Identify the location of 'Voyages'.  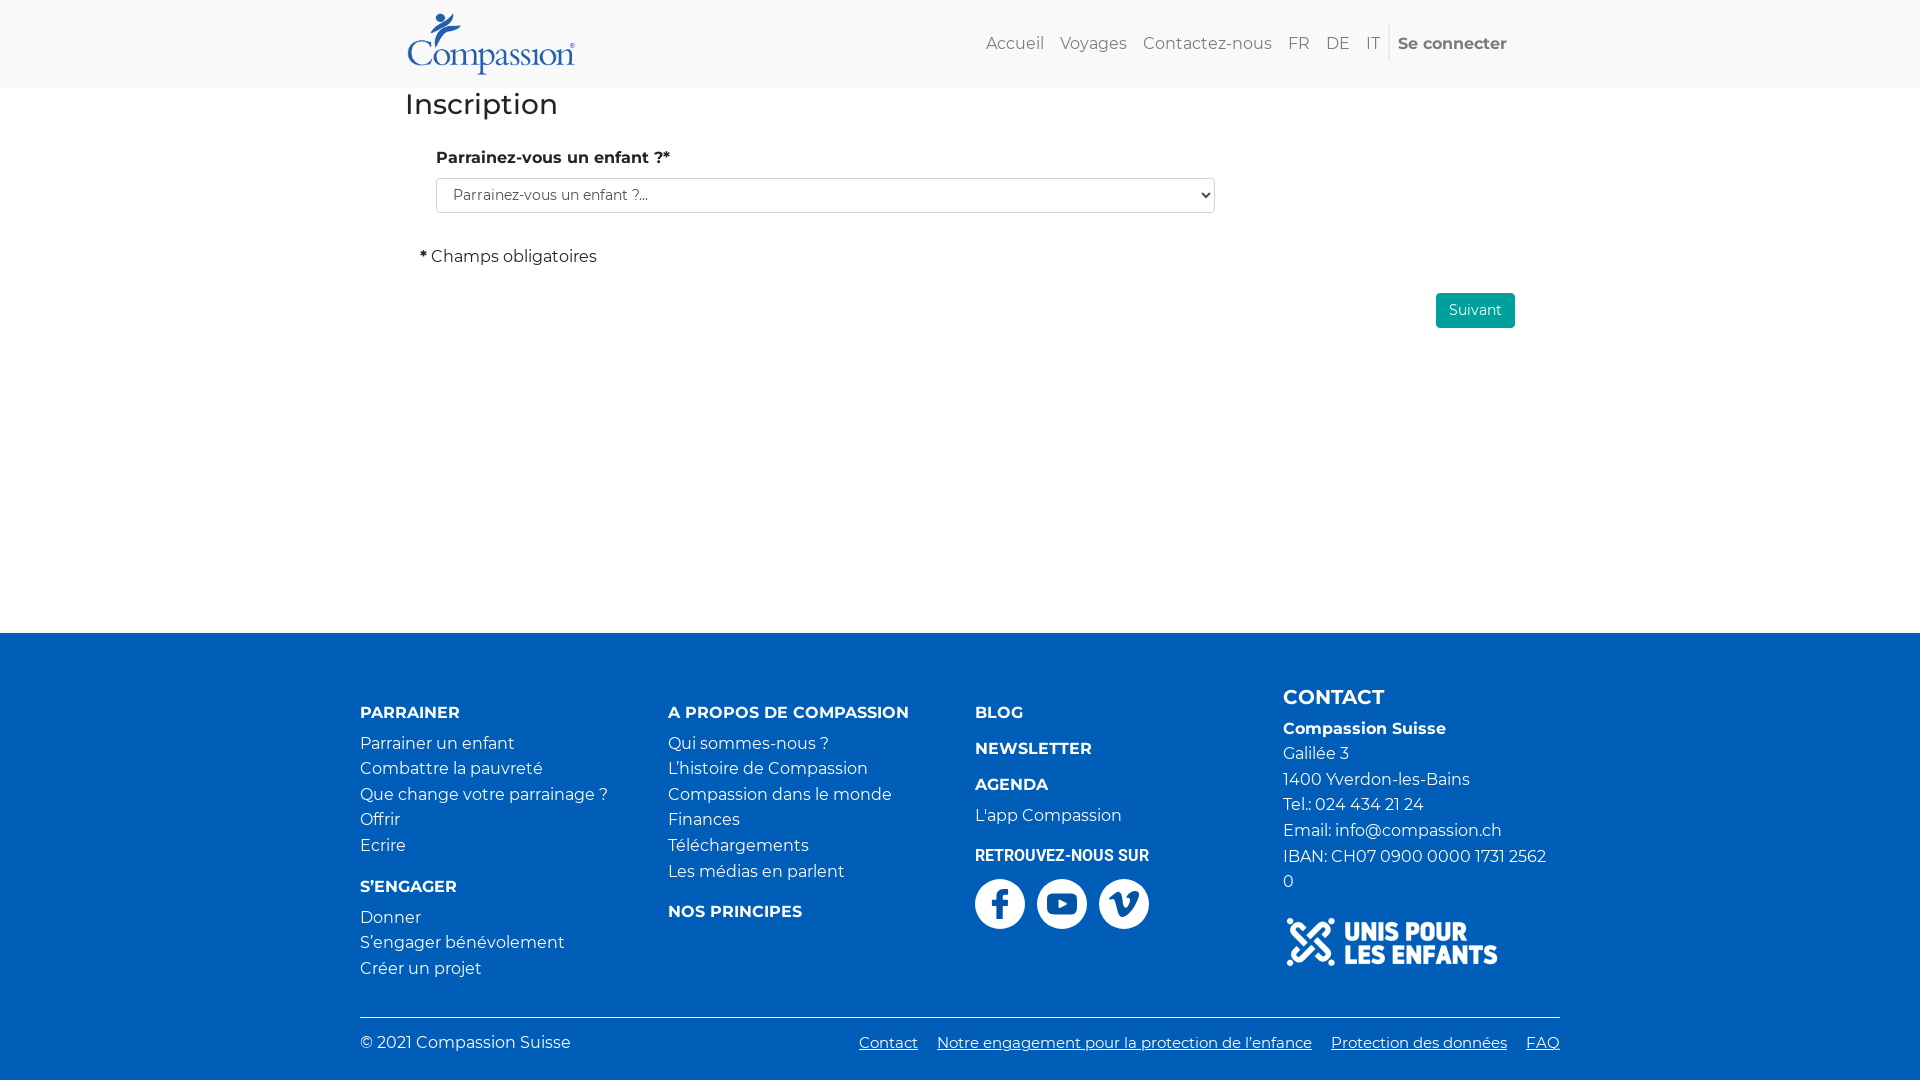
(1092, 43).